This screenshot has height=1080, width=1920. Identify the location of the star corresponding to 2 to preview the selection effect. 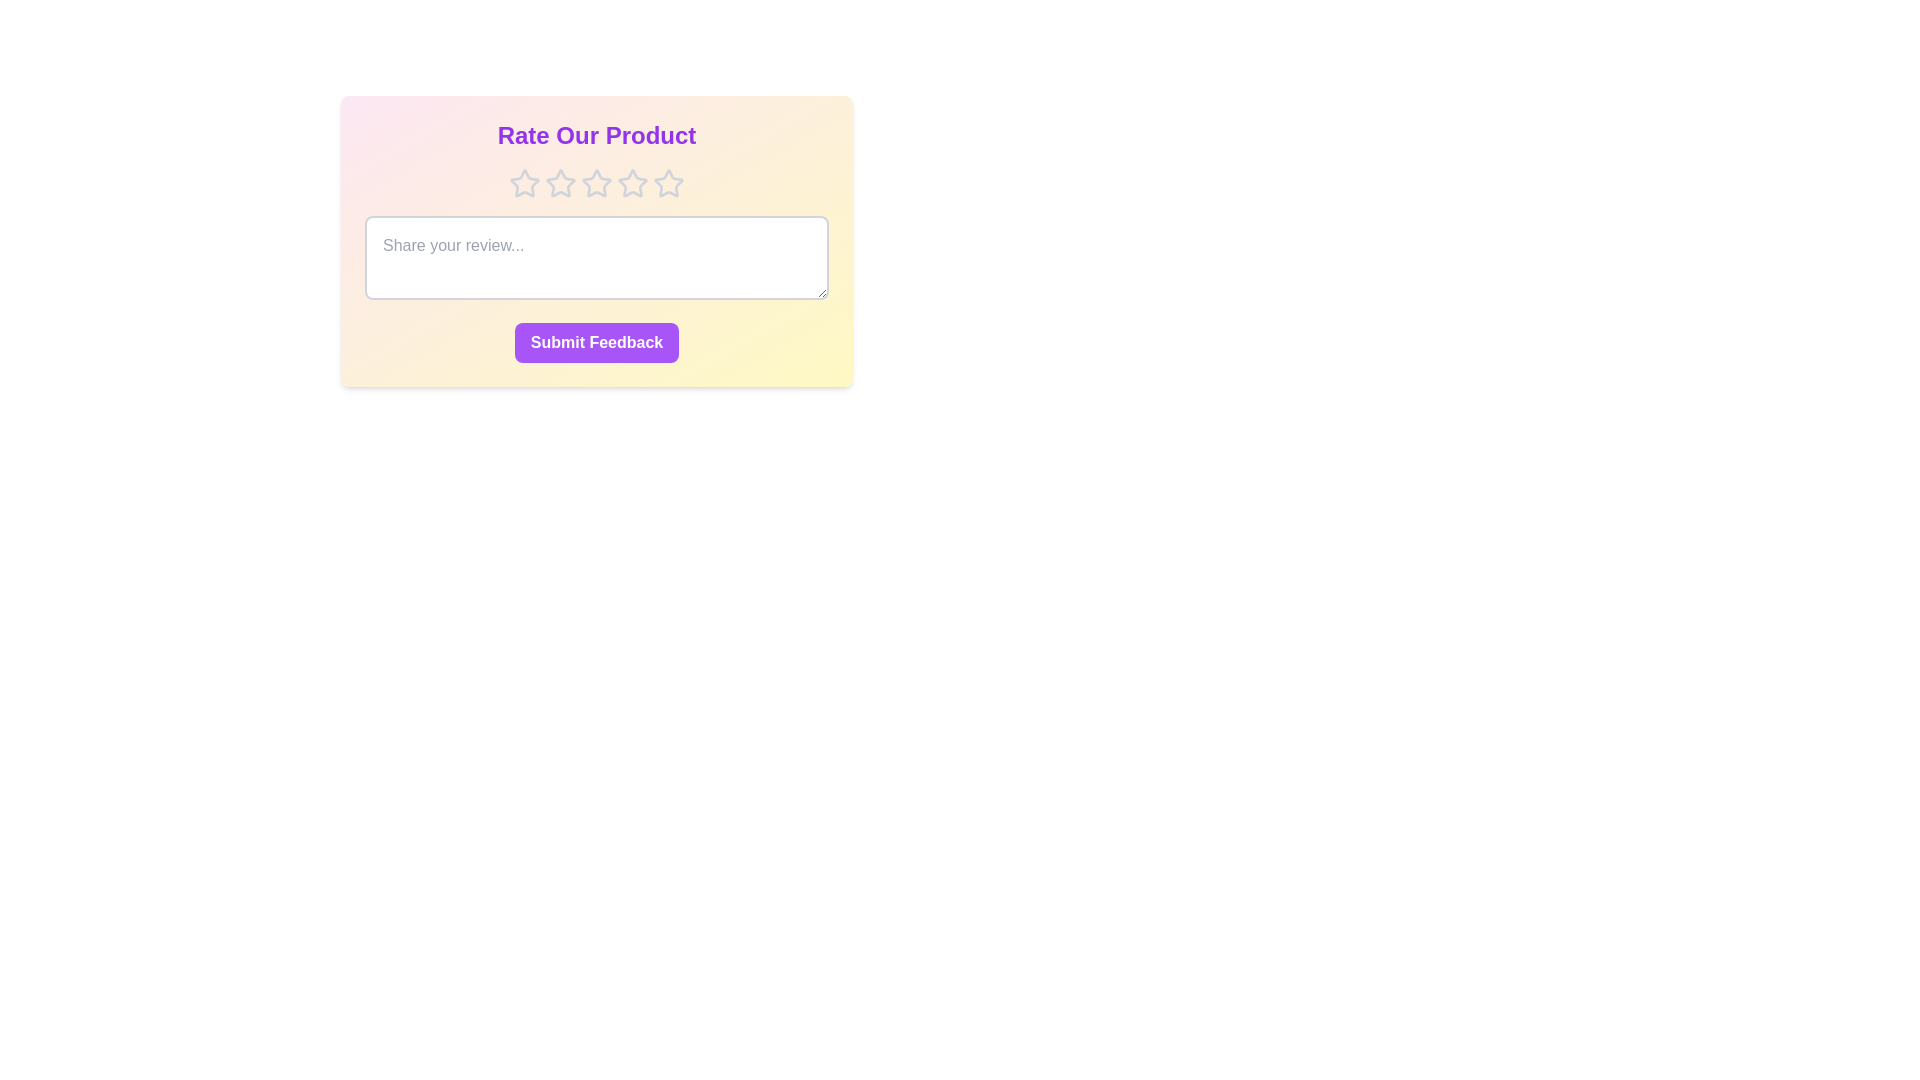
(560, 184).